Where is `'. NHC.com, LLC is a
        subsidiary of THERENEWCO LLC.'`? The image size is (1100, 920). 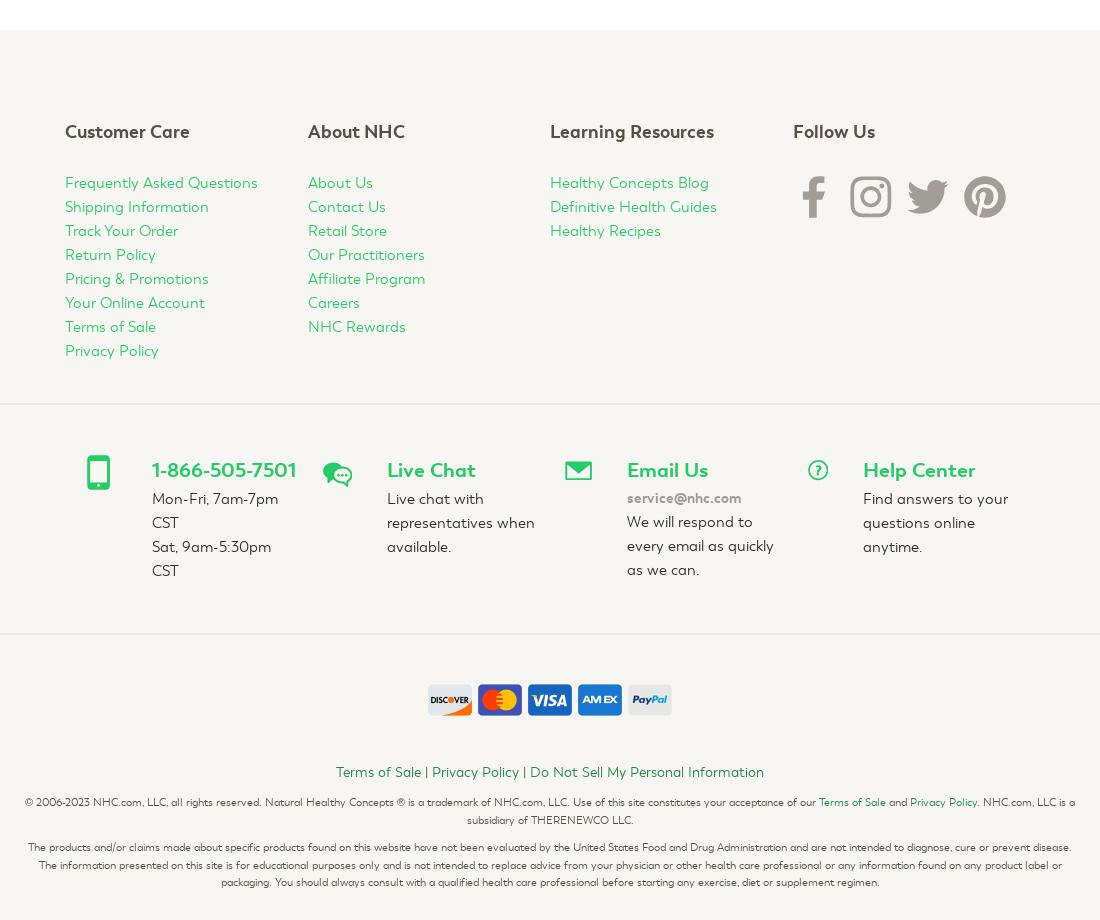 '. NHC.com, LLC is a
        subsidiary of THERENEWCO LLC.' is located at coordinates (770, 809).